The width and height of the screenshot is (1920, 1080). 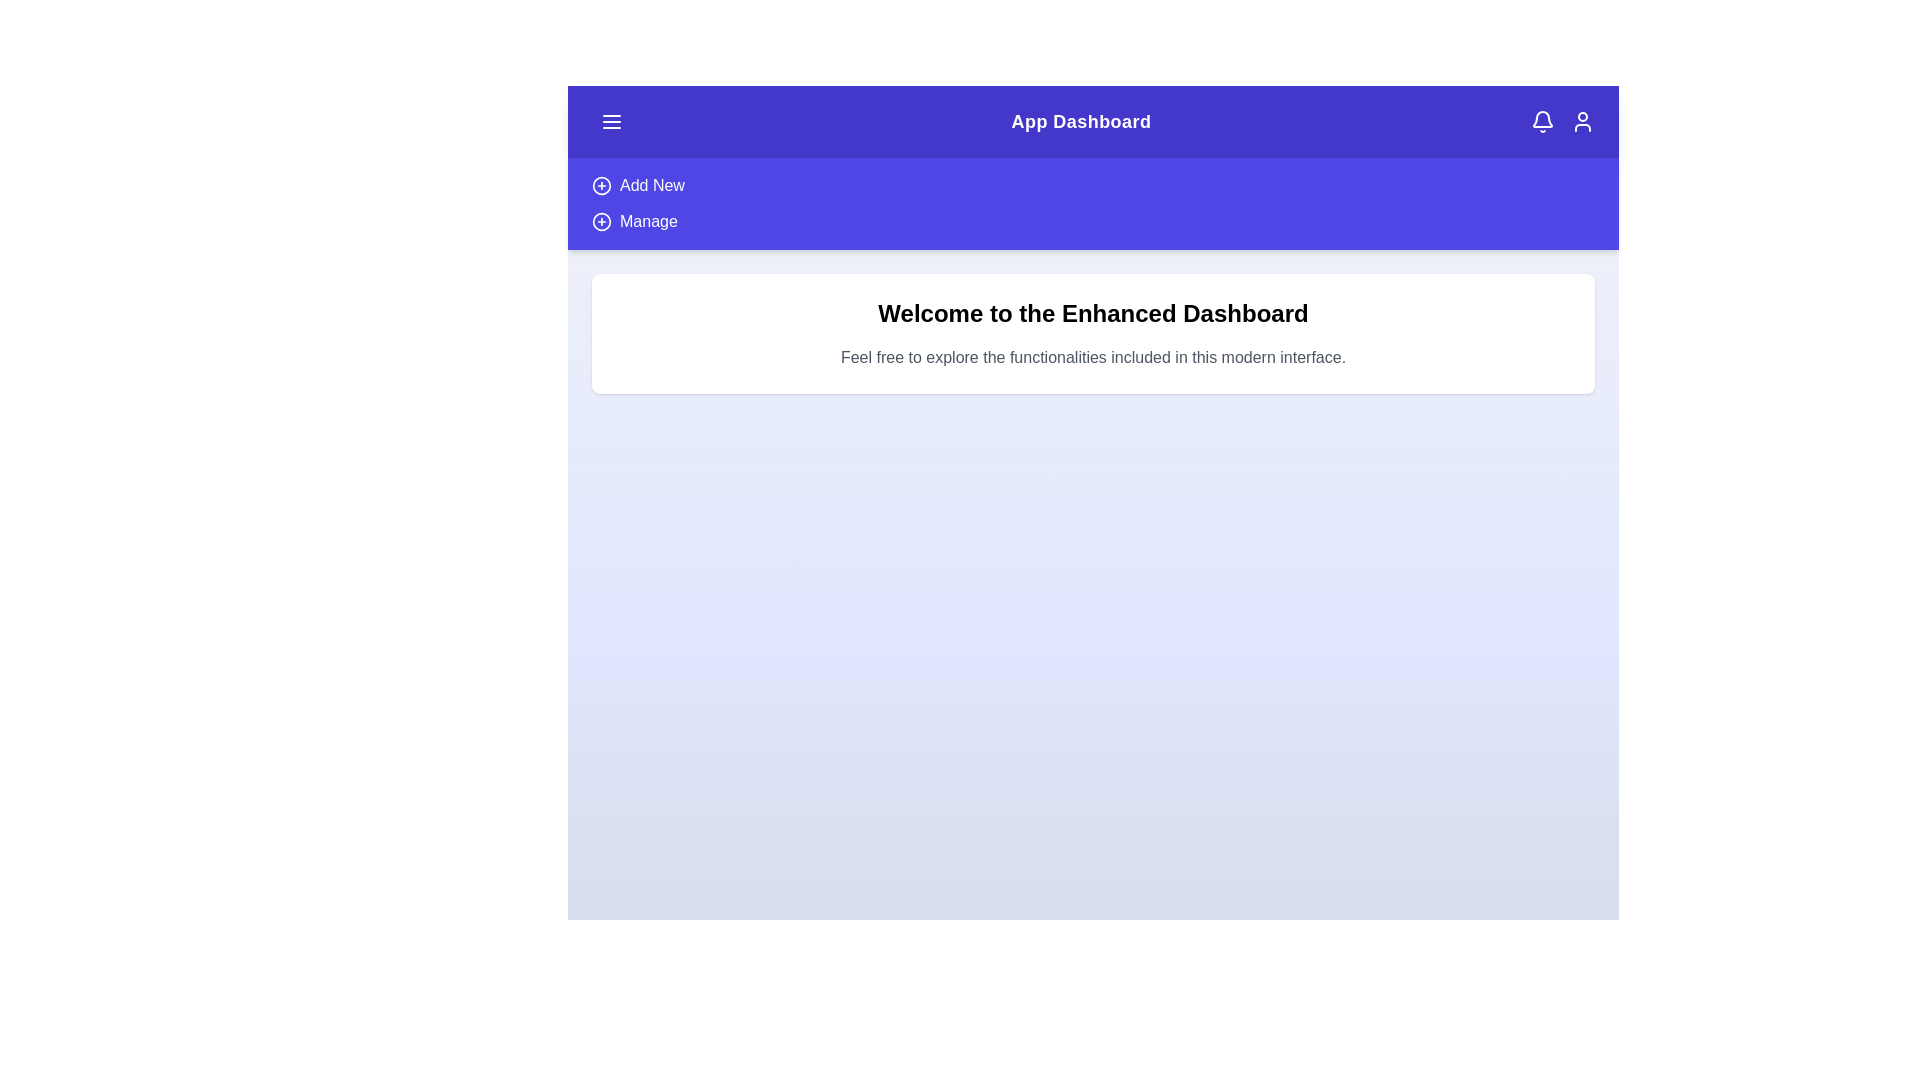 I want to click on the 'User' icon in the header, so click(x=1582, y=122).